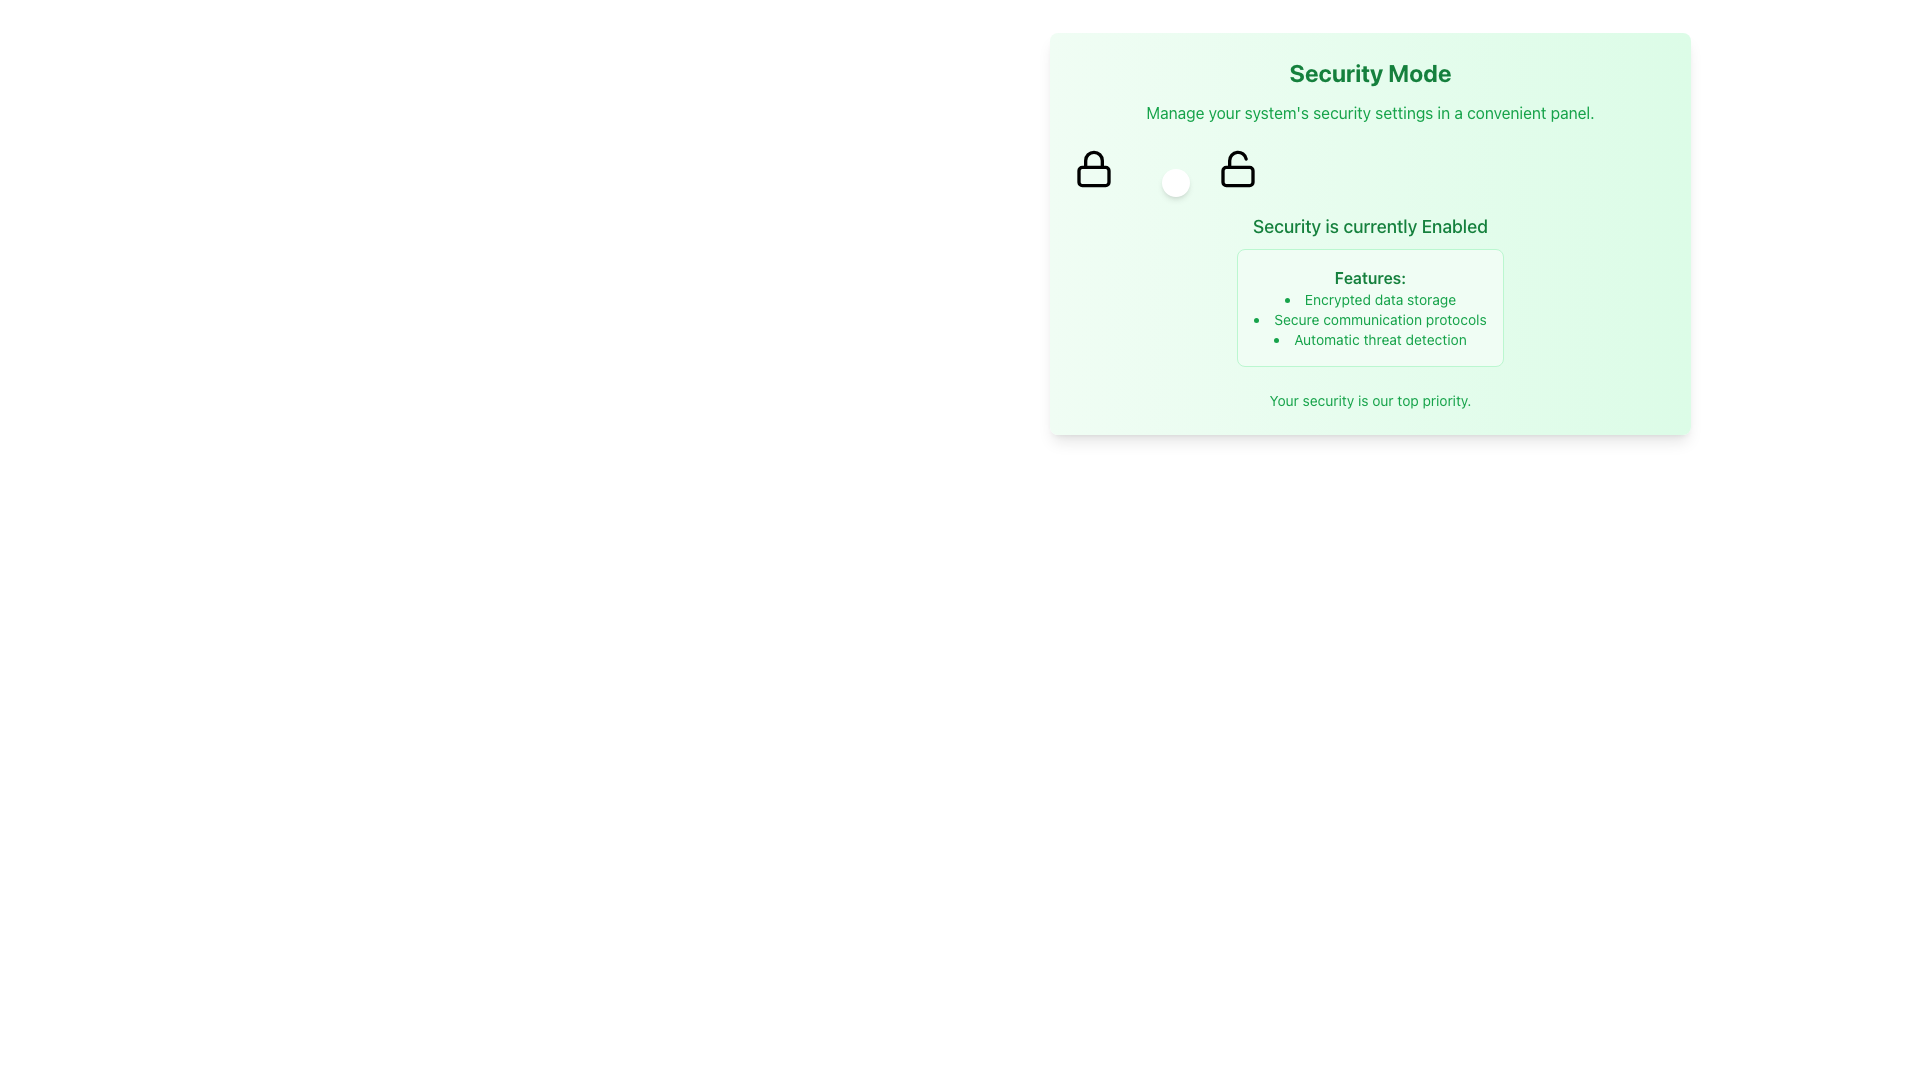 The height and width of the screenshot is (1080, 1920). What do you see at coordinates (1369, 319) in the screenshot?
I see `text displayed in the 'Features:' list located within the light green box in the 'Security Mode' panel` at bounding box center [1369, 319].